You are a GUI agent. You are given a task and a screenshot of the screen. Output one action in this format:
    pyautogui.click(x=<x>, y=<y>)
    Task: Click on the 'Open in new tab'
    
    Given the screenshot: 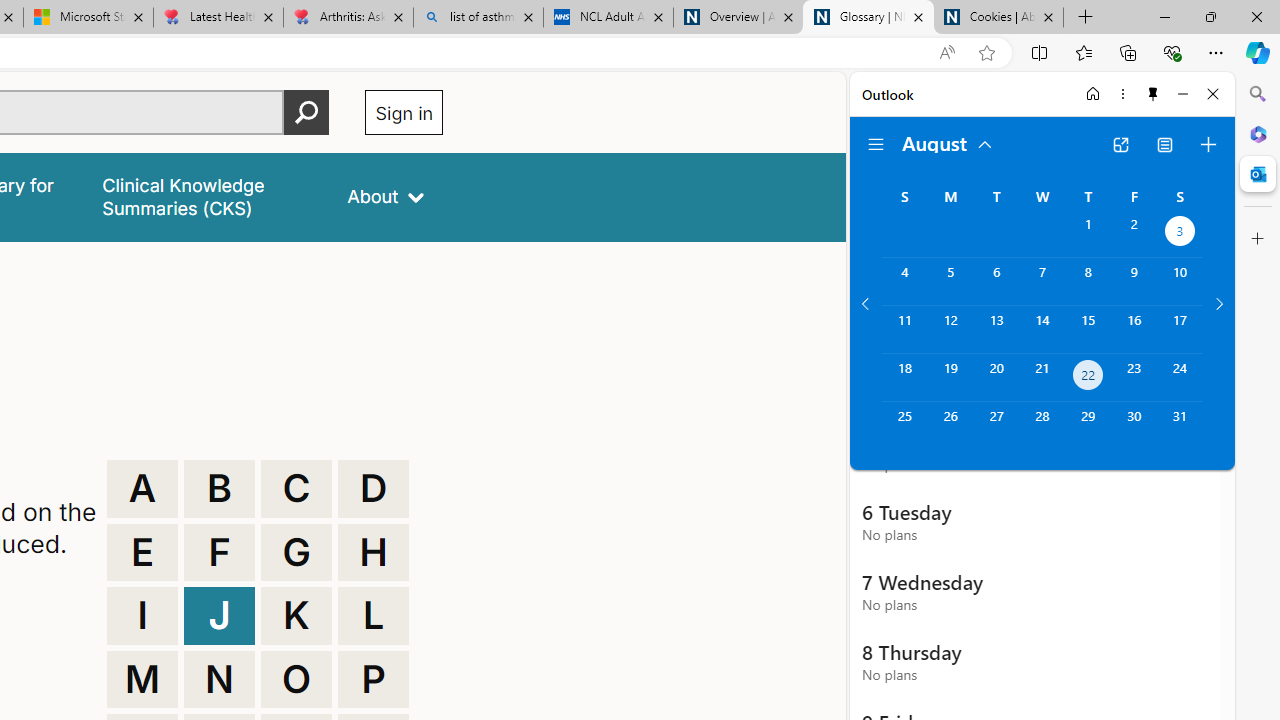 What is the action you would take?
    pyautogui.click(x=1120, y=144)
    